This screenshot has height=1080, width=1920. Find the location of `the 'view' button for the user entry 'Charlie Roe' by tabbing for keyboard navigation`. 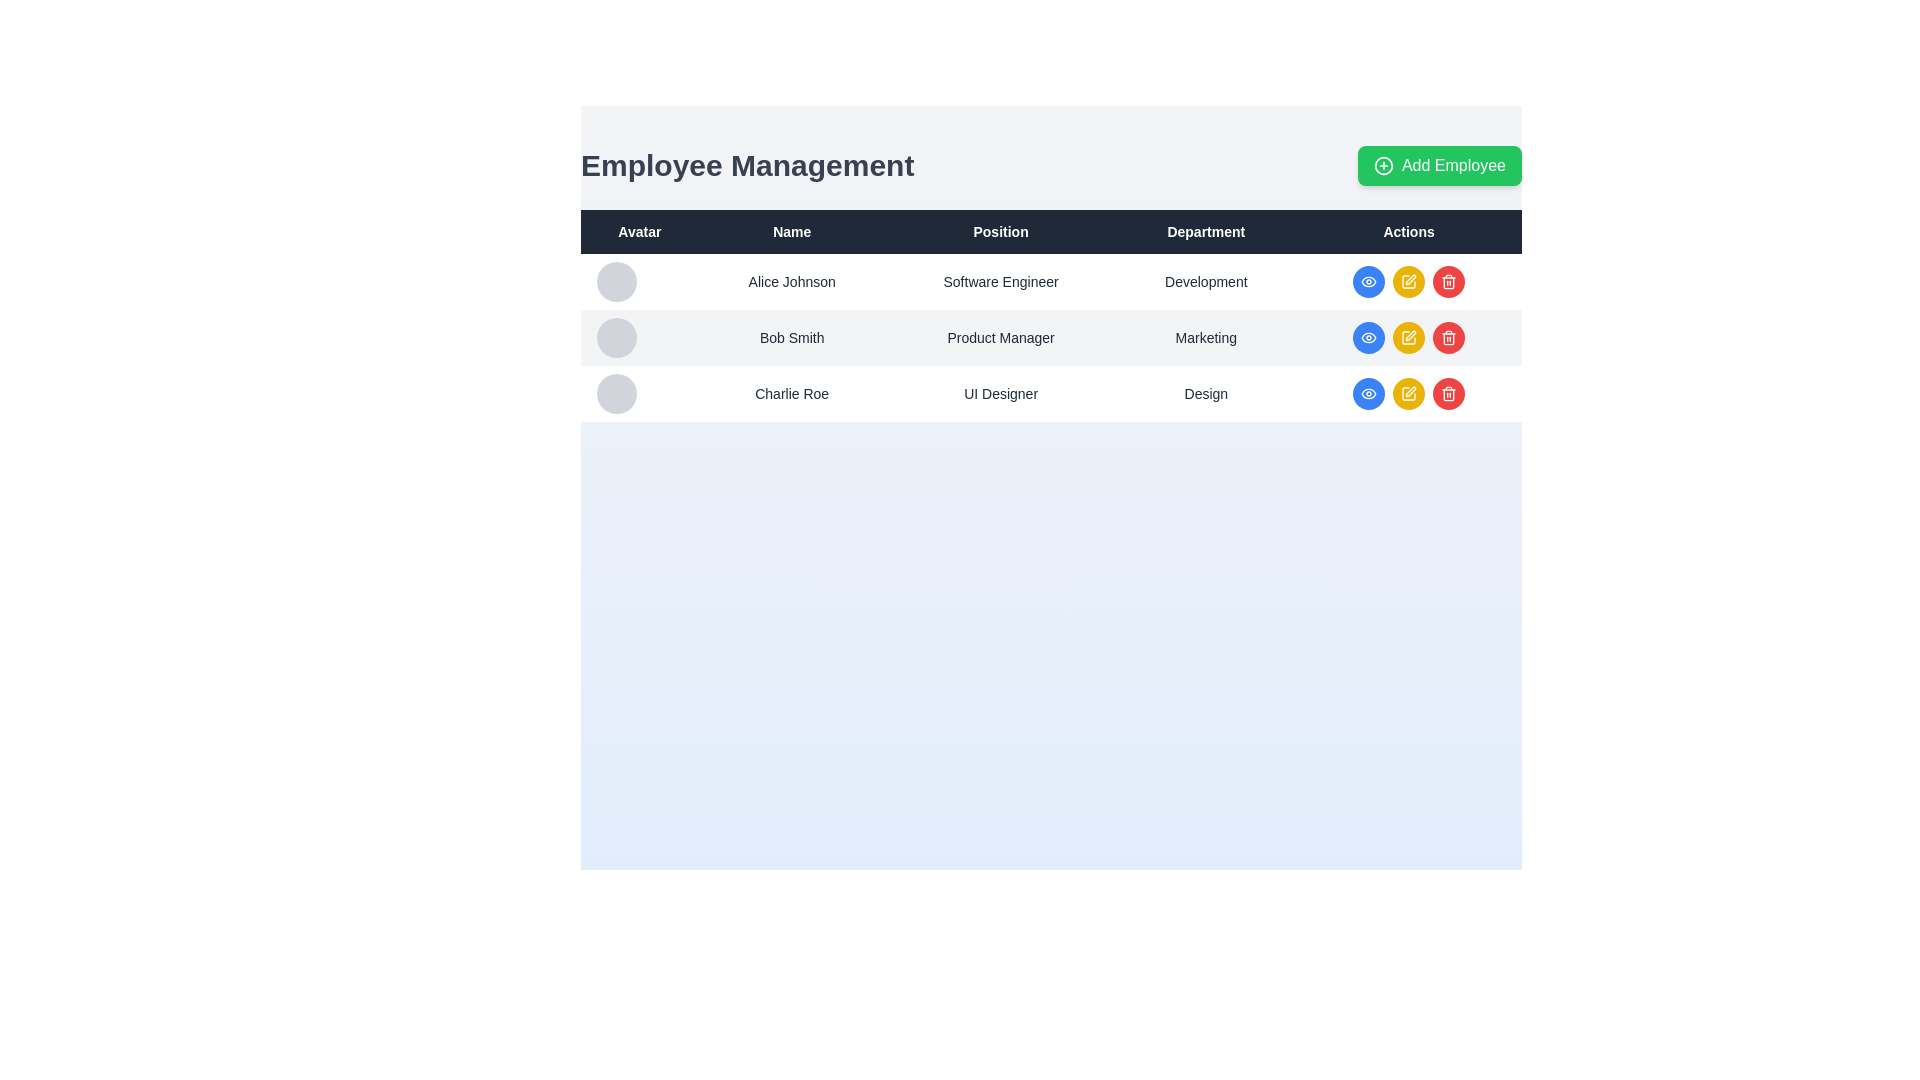

the 'view' button for the user entry 'Charlie Roe' by tabbing for keyboard navigation is located at coordinates (1367, 393).